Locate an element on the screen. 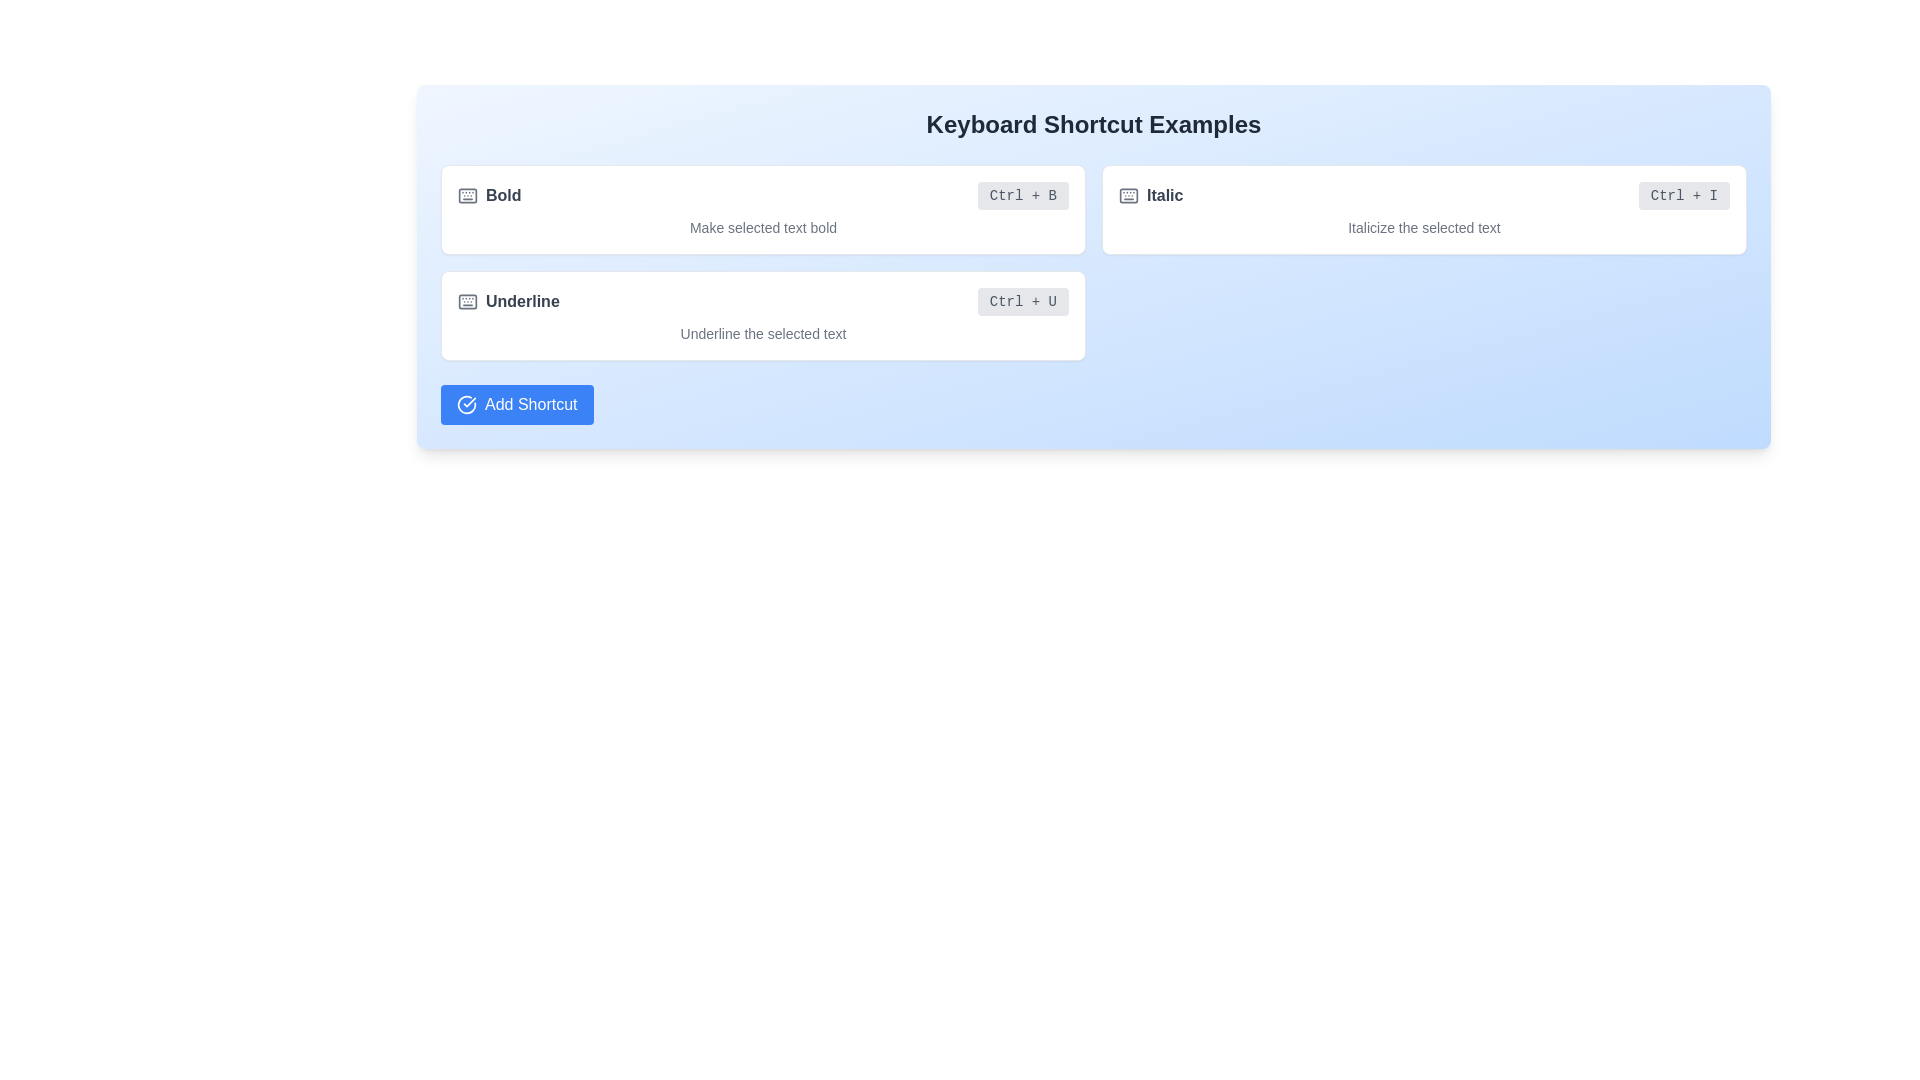 The image size is (1920, 1080). the static text element displaying 'Ctrl + U' which is located under the 'Keyboard Shortcut Examples' header, aligned to the right of the 'Underline' text is located at coordinates (1023, 301).